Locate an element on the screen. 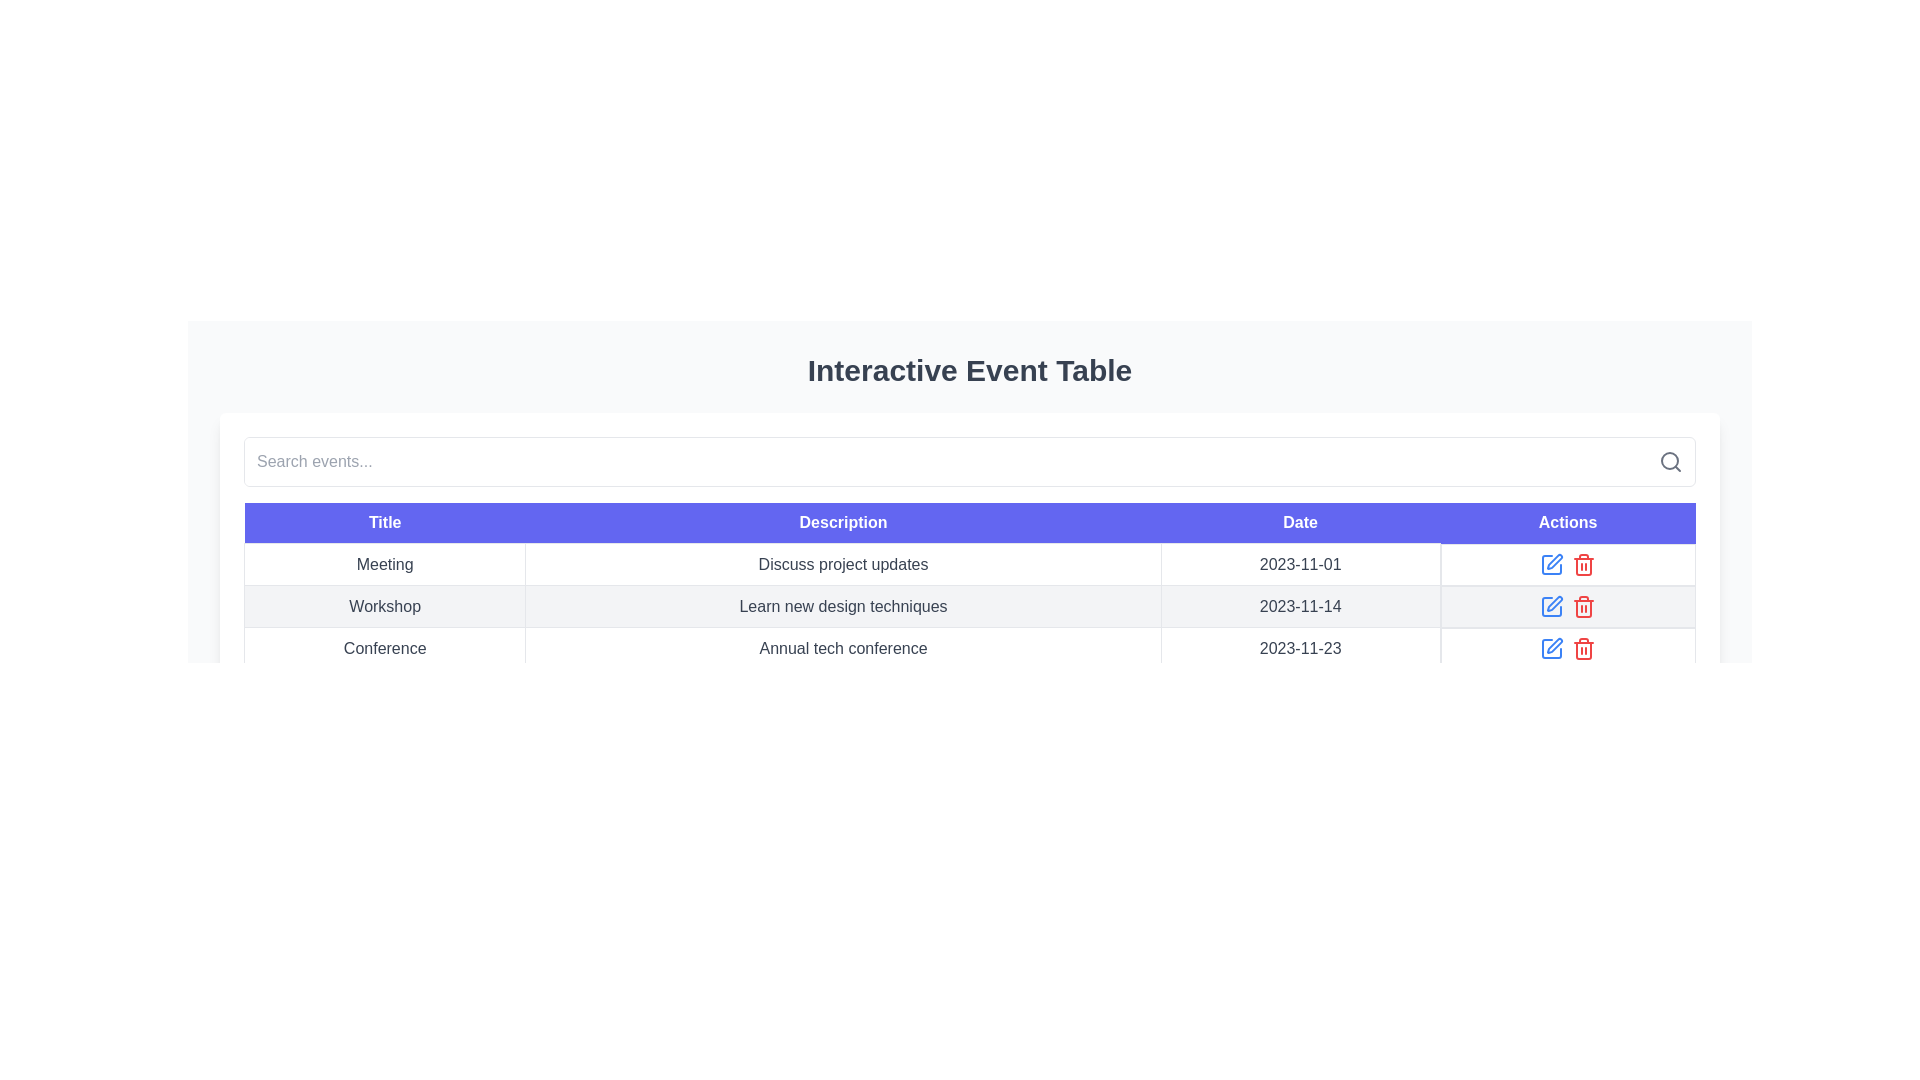 The image size is (1920, 1080). the blue pen icon button located in the 'Actions' column for the 'Meeting' event on '2023-11-01' is located at coordinates (1551, 564).